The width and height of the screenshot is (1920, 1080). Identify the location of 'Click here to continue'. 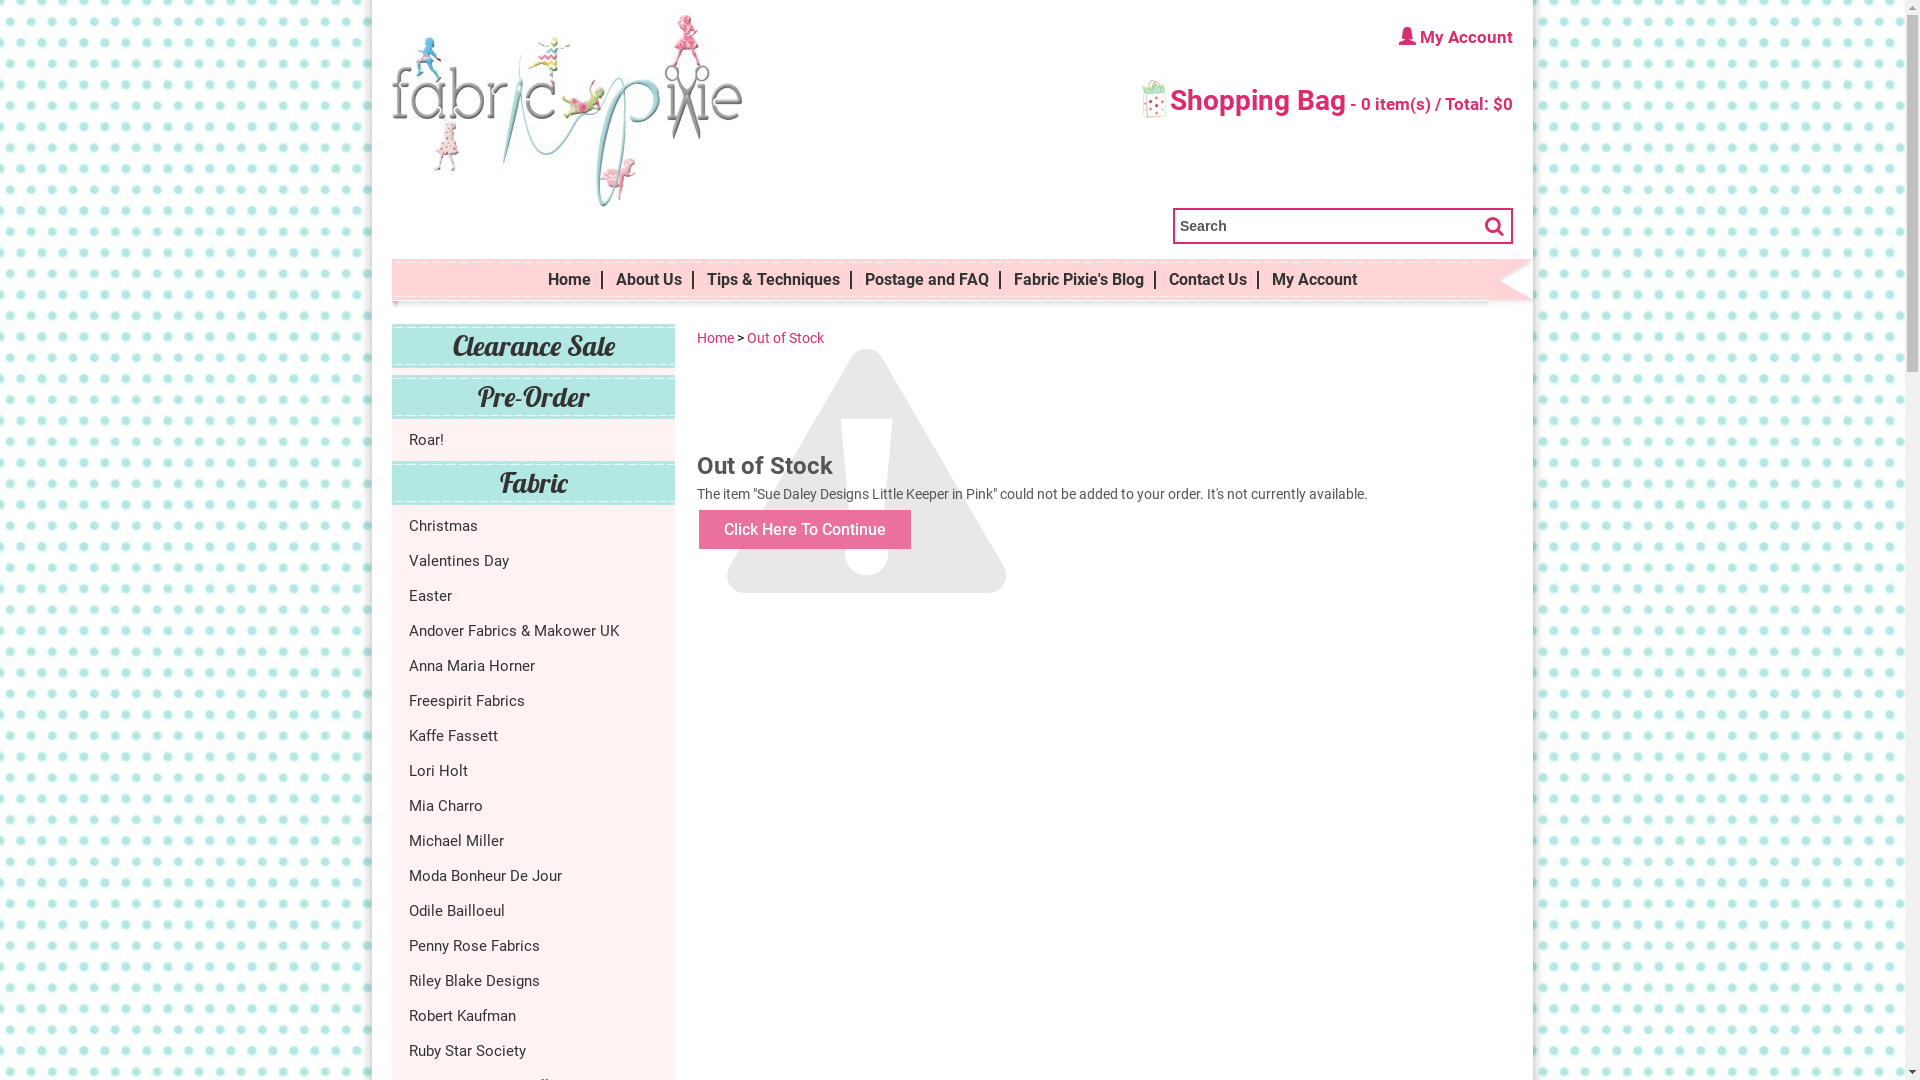
(805, 528).